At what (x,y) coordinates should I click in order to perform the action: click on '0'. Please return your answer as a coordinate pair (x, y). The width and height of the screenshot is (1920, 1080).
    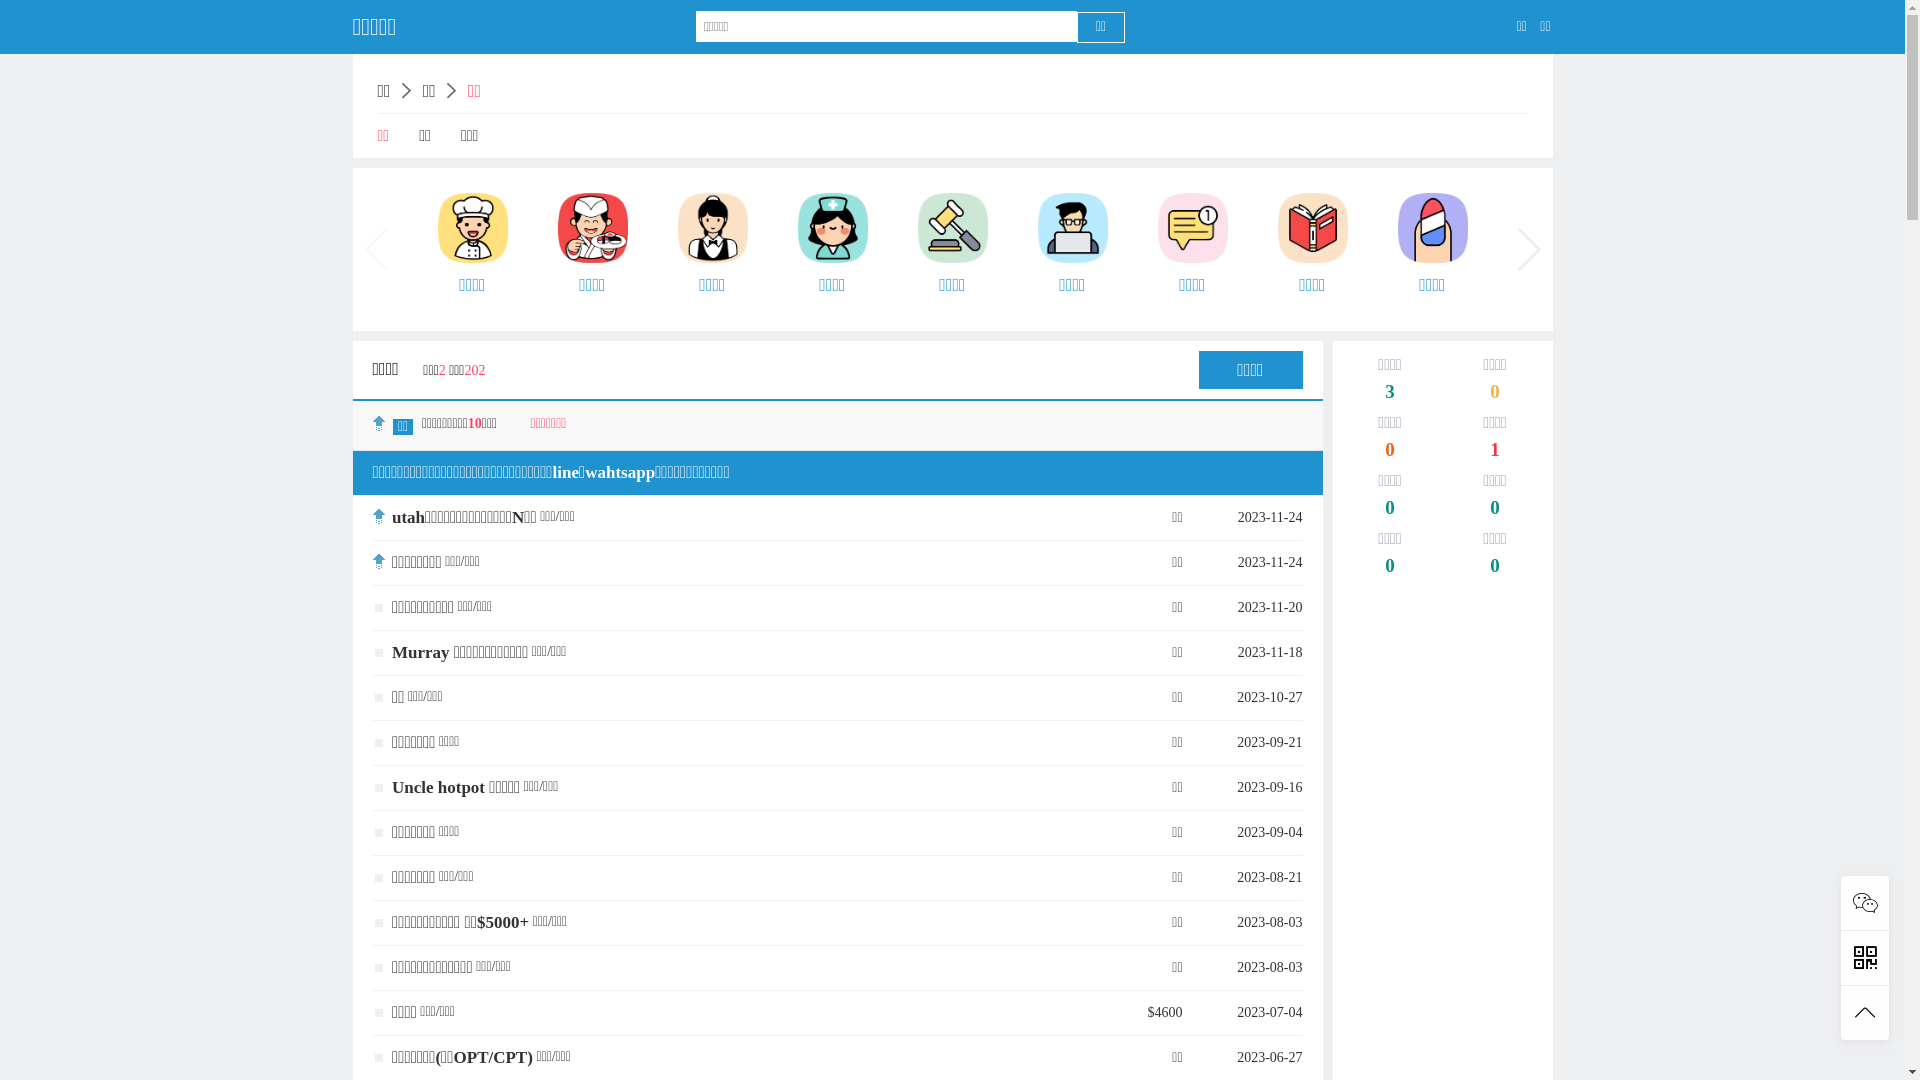
    Looking at the image, I should click on (1389, 451).